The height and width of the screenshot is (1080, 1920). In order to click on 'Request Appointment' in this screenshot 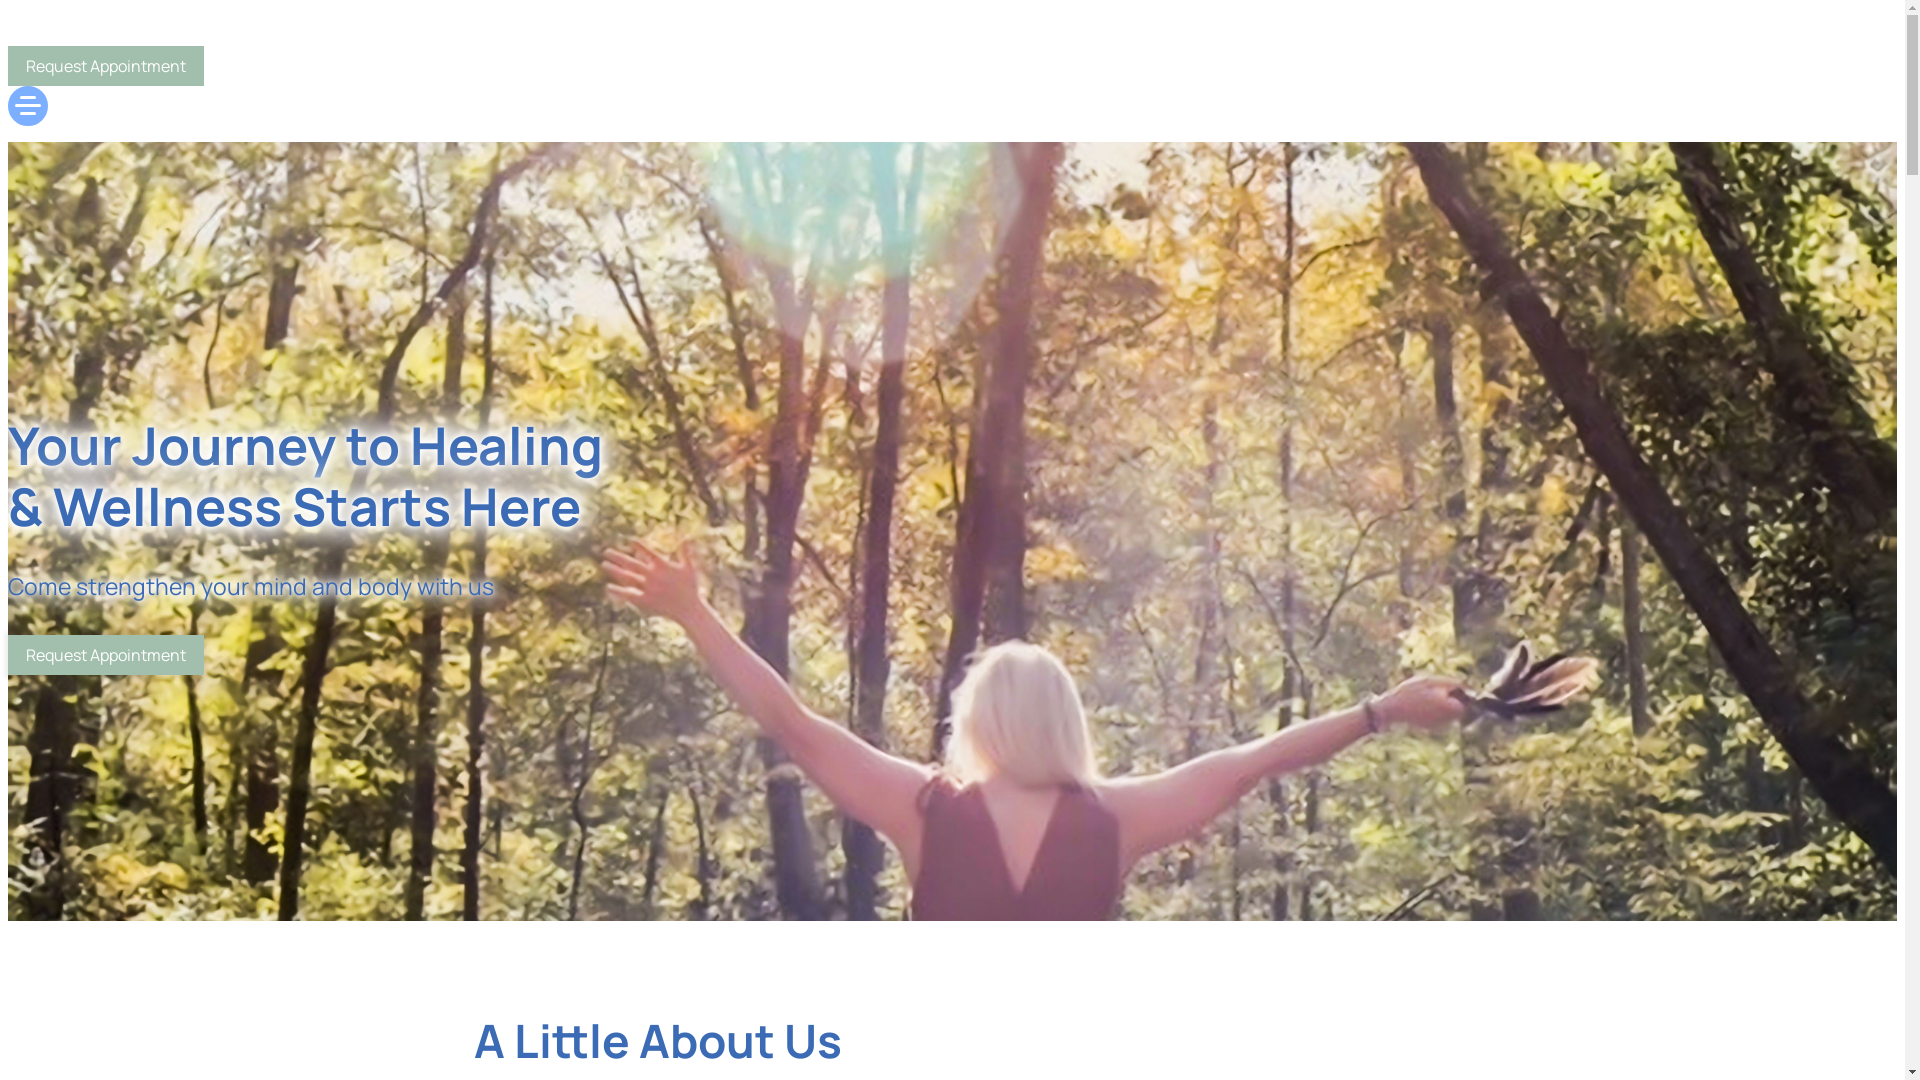, I will do `click(104, 655)`.